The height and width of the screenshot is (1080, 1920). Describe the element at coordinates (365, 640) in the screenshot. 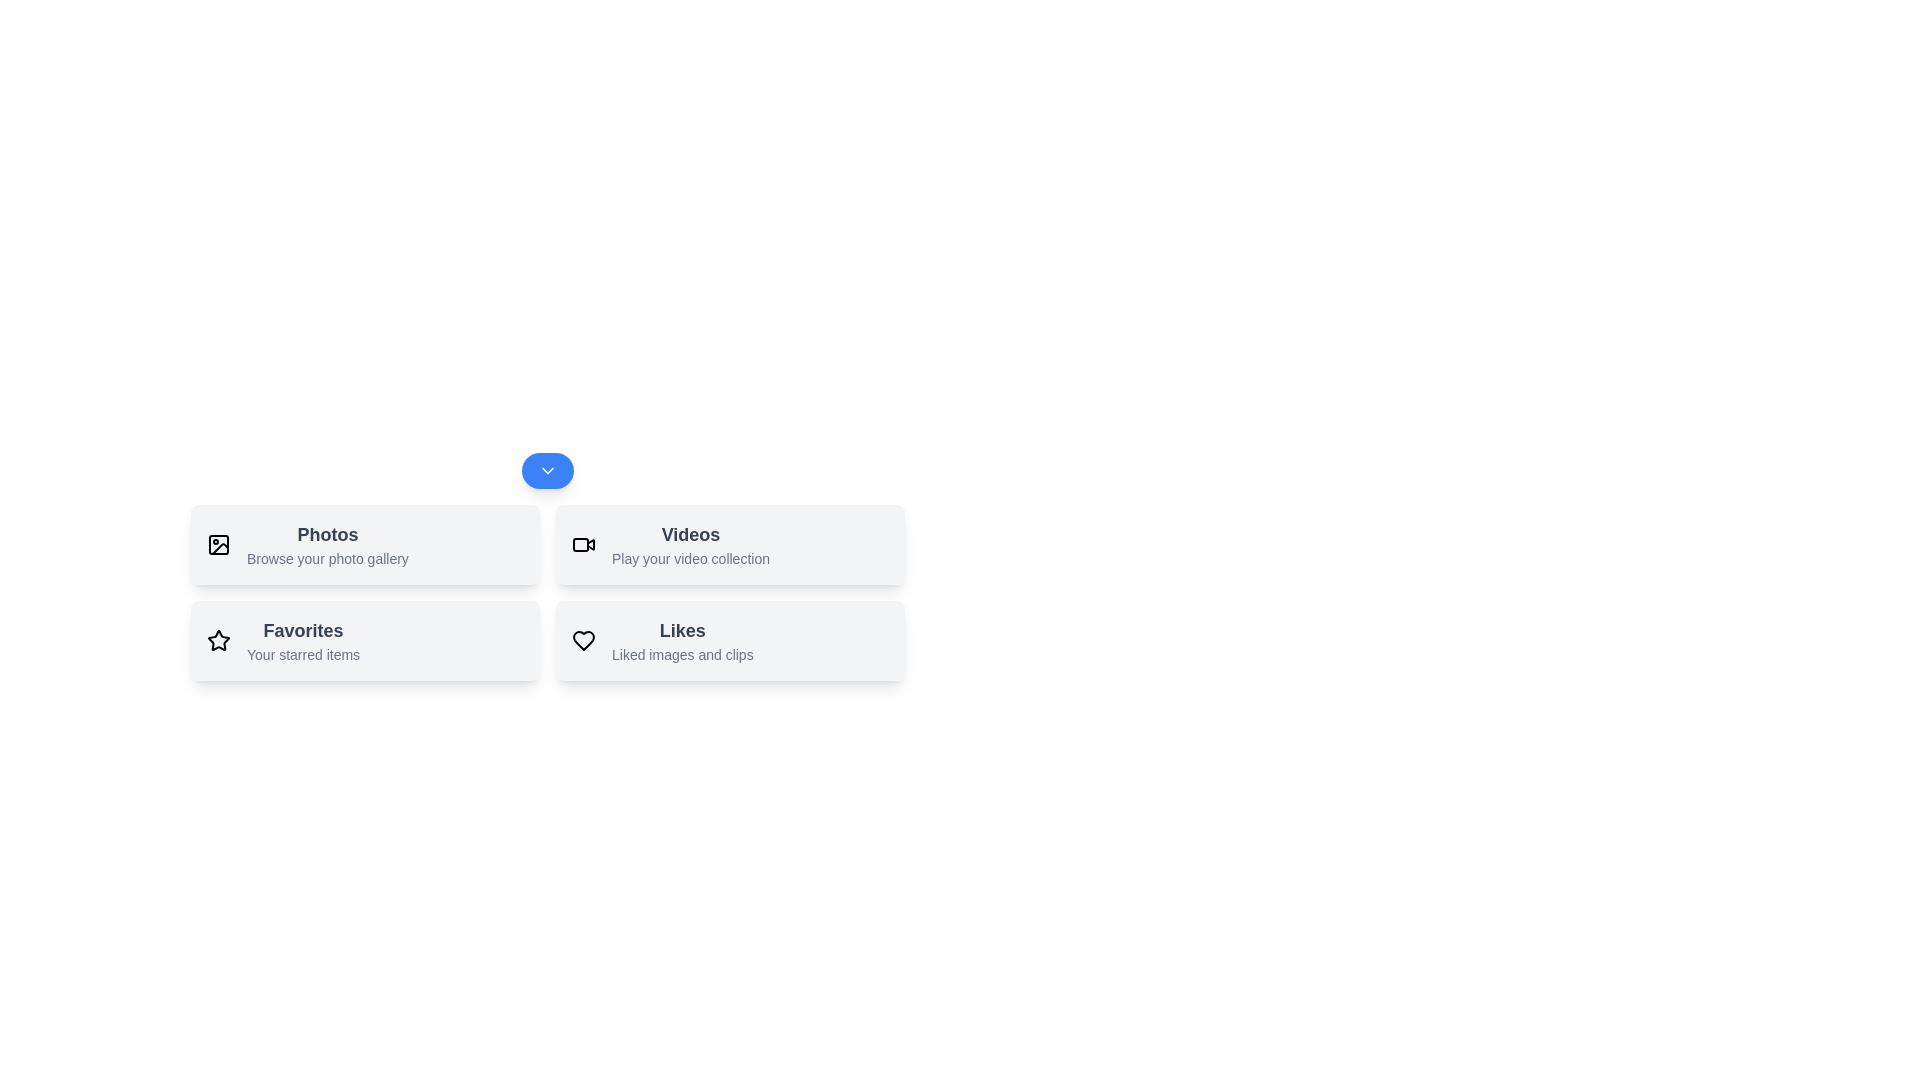

I see `the action button labeled 'Favorites' to observe its visual effects` at that location.